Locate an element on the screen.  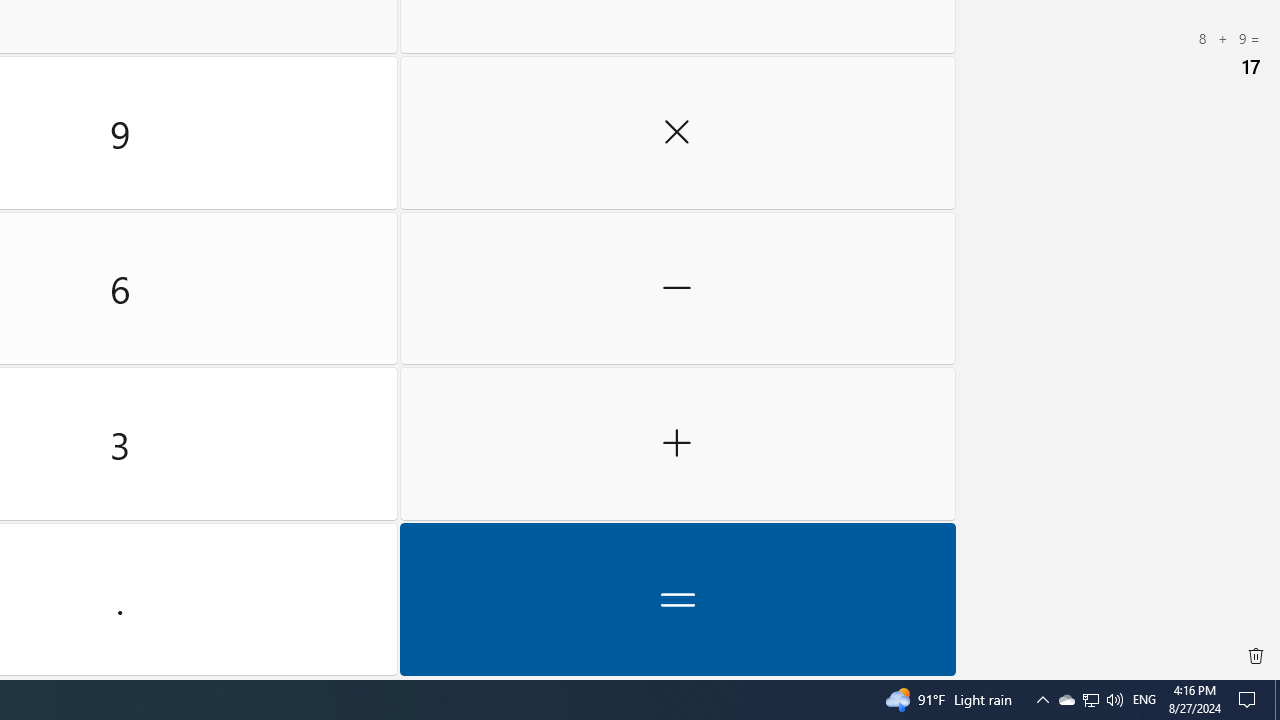
'Tray Input Indicator - English (United States)' is located at coordinates (1144, 698).